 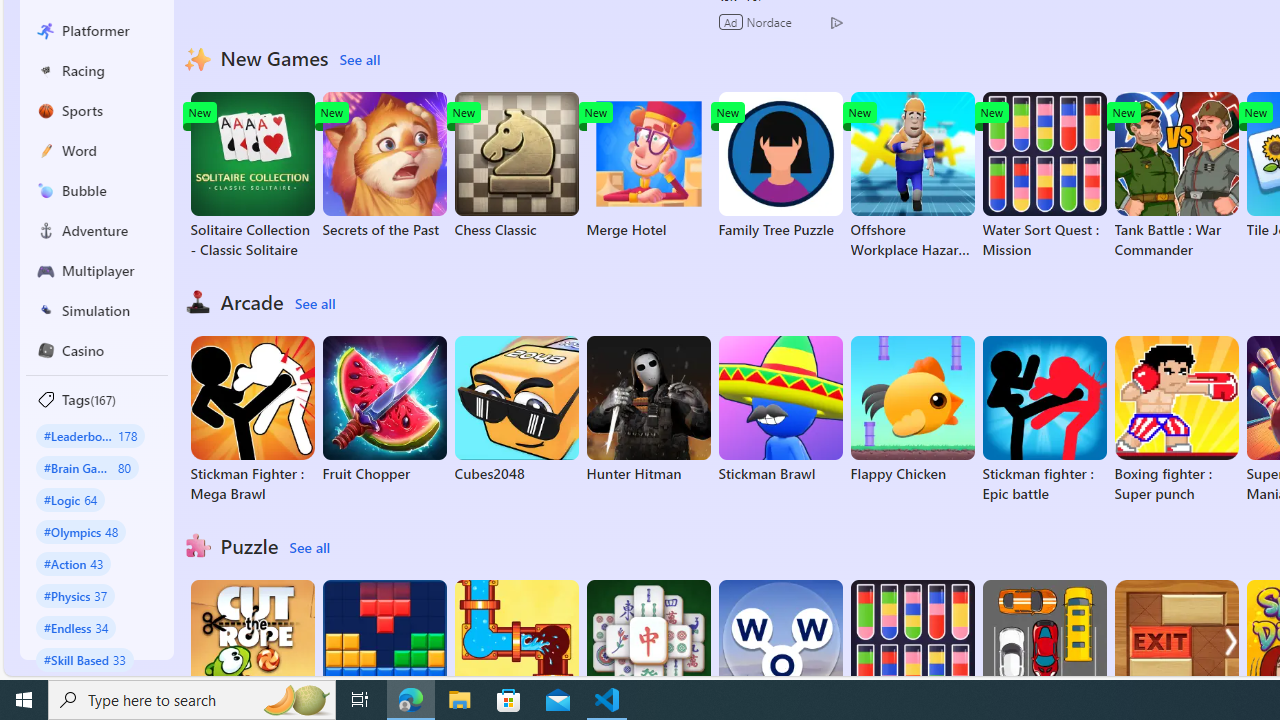 I want to click on 'Flappy Chicken', so click(x=911, y=409).